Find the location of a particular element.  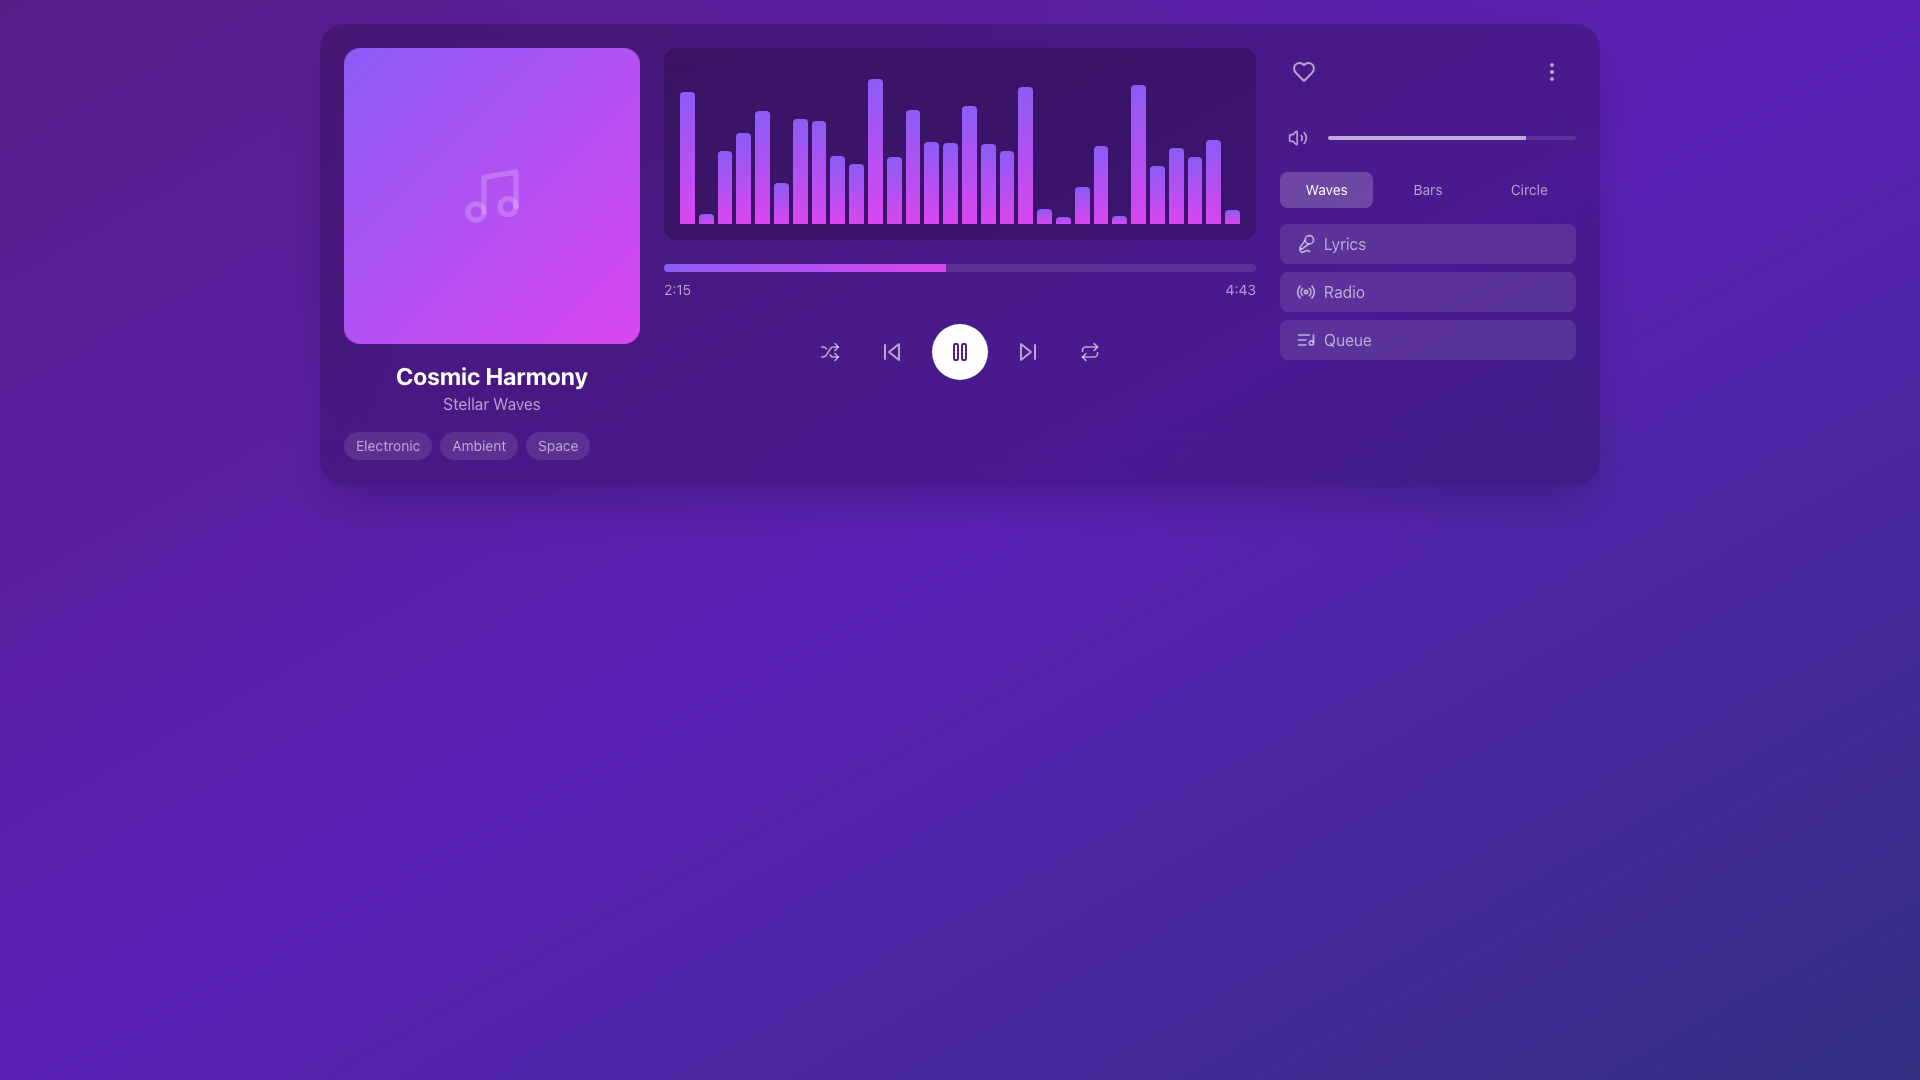

the progress bar value is located at coordinates (663, 266).